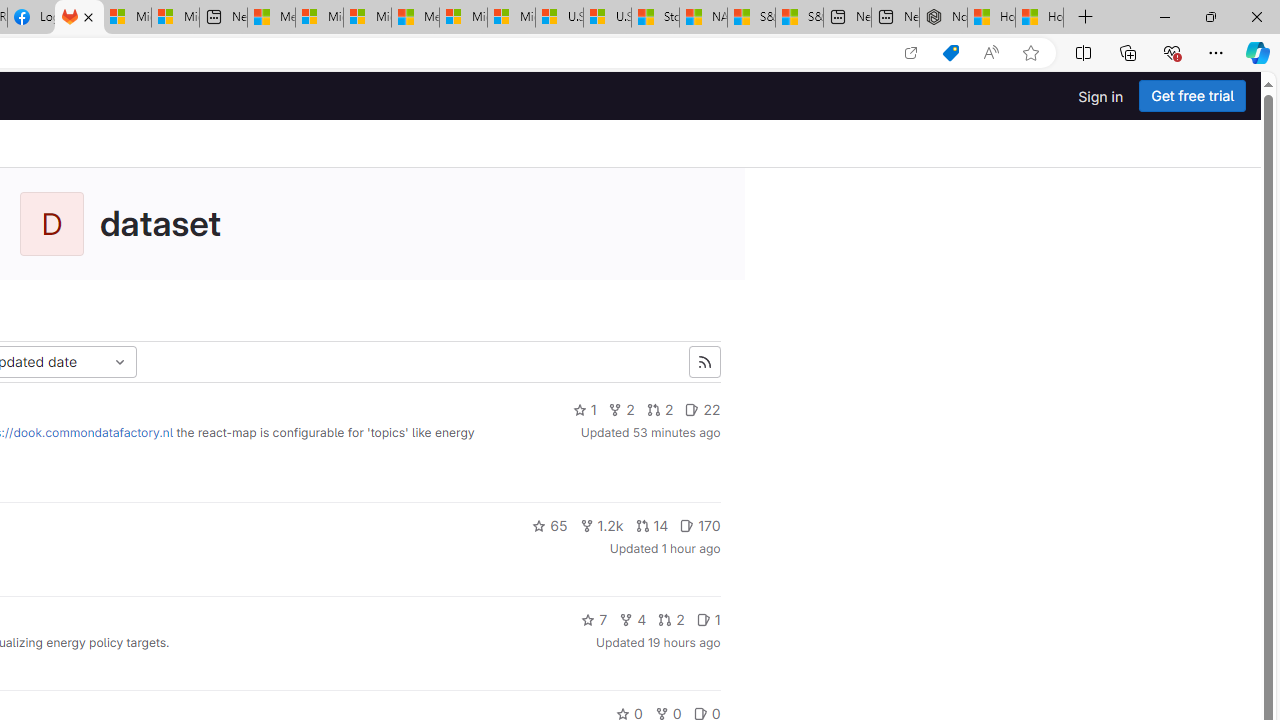  What do you see at coordinates (1209, 16) in the screenshot?
I see `'Restore'` at bounding box center [1209, 16].